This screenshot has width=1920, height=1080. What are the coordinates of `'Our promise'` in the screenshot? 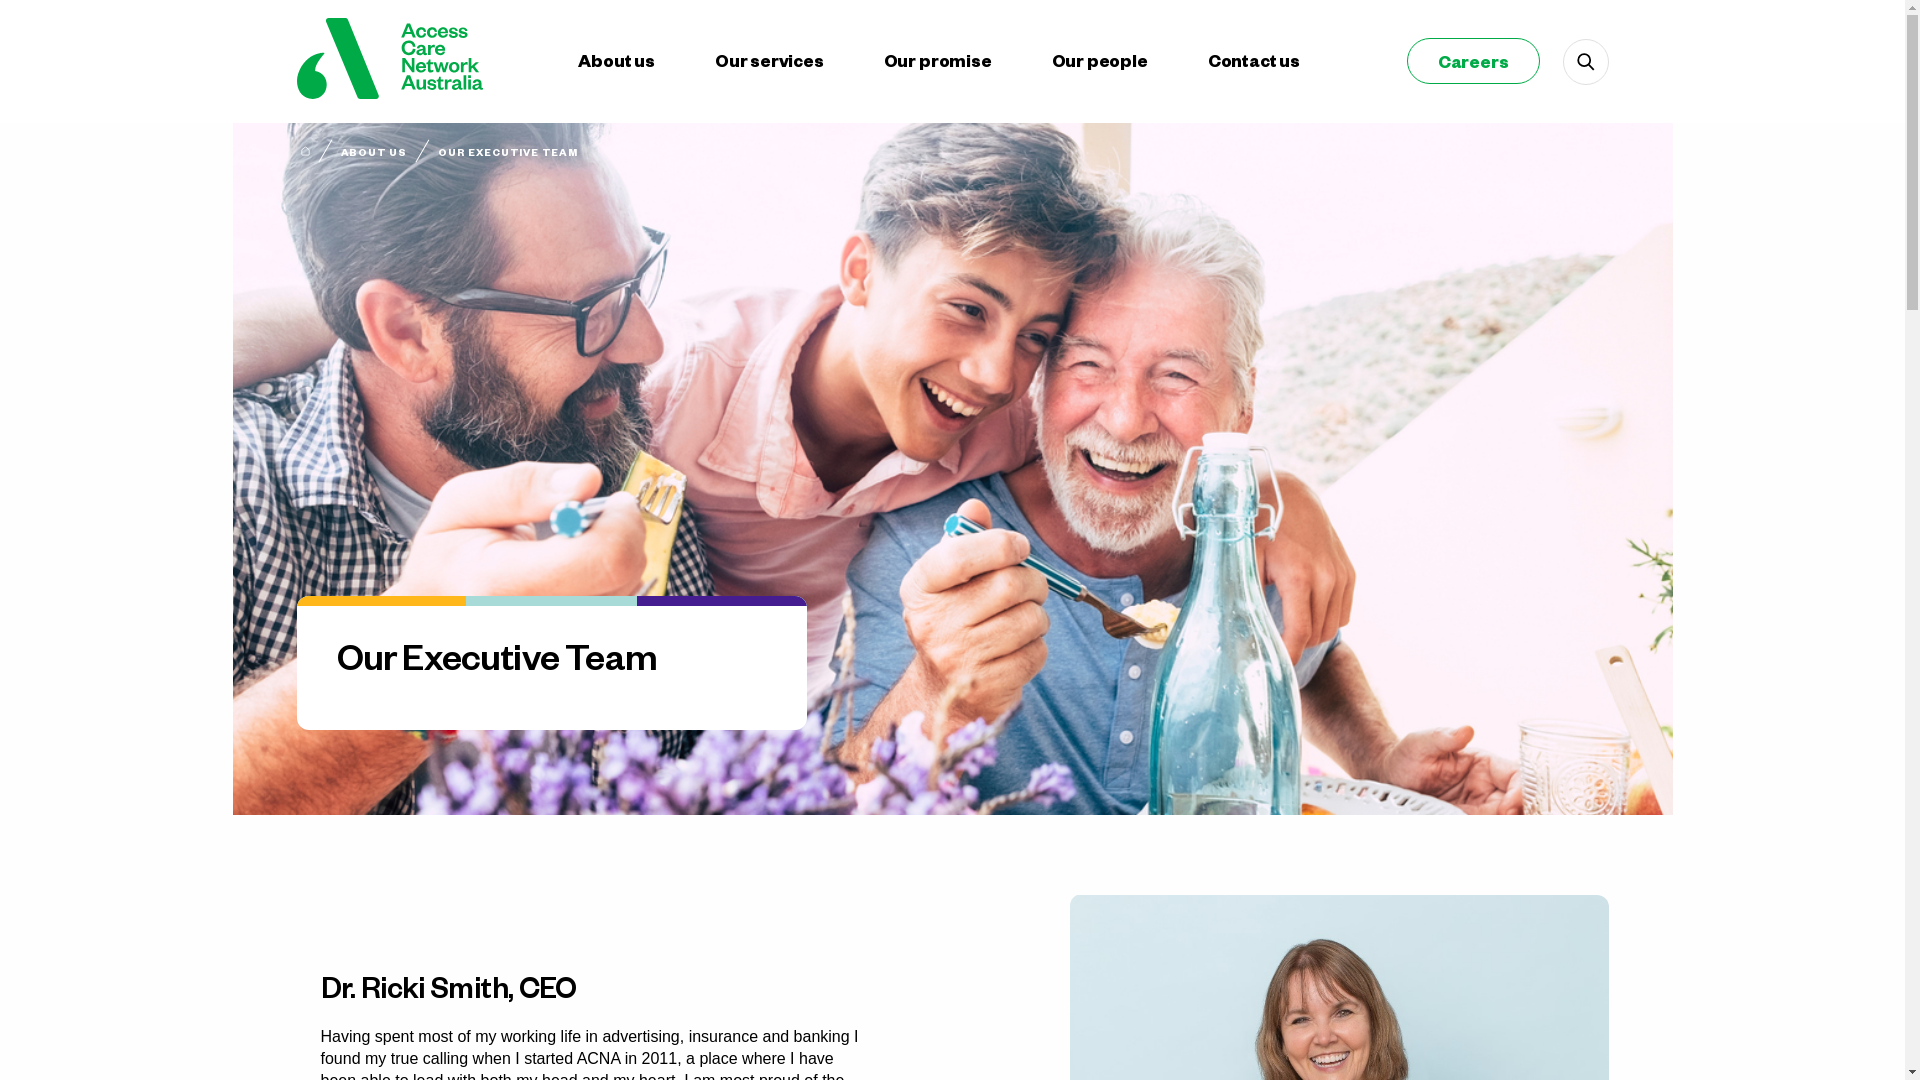 It's located at (936, 59).